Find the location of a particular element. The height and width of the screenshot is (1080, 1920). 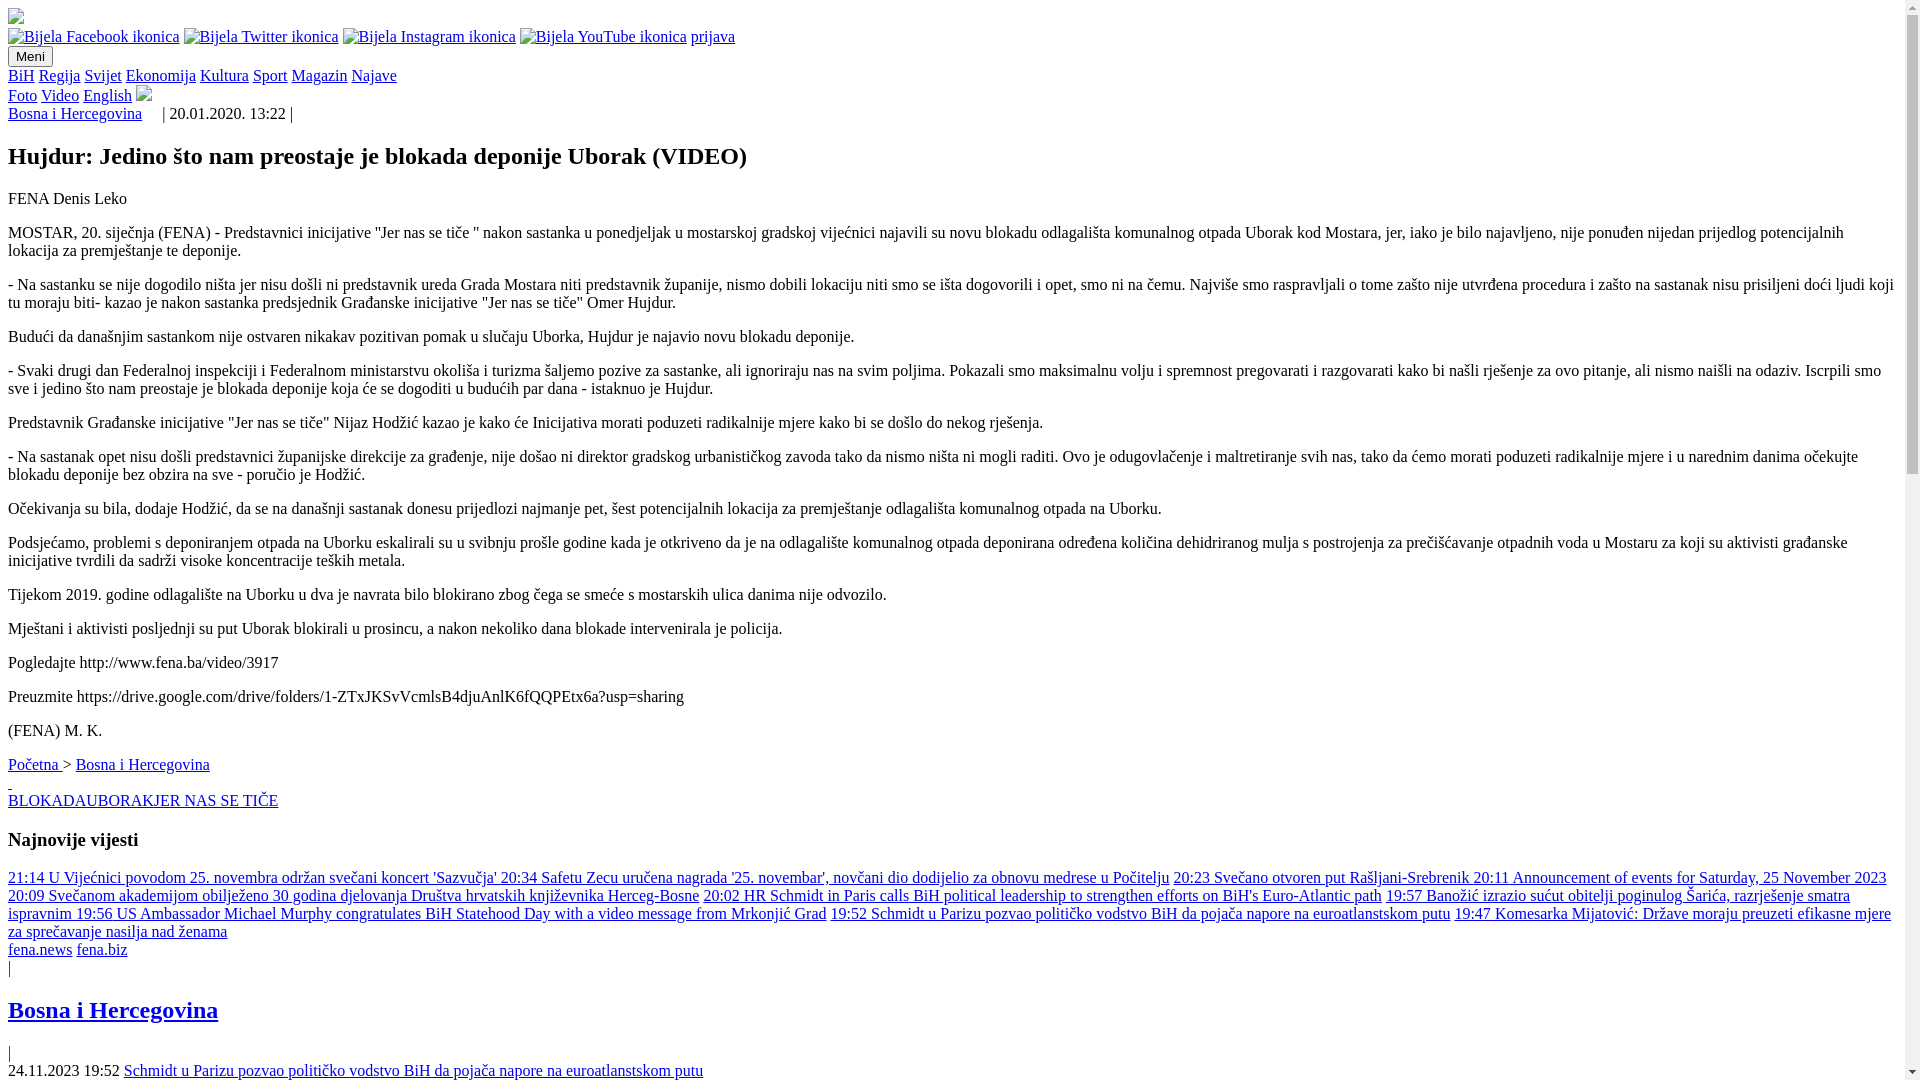

'fena.biz' is located at coordinates (100, 948).